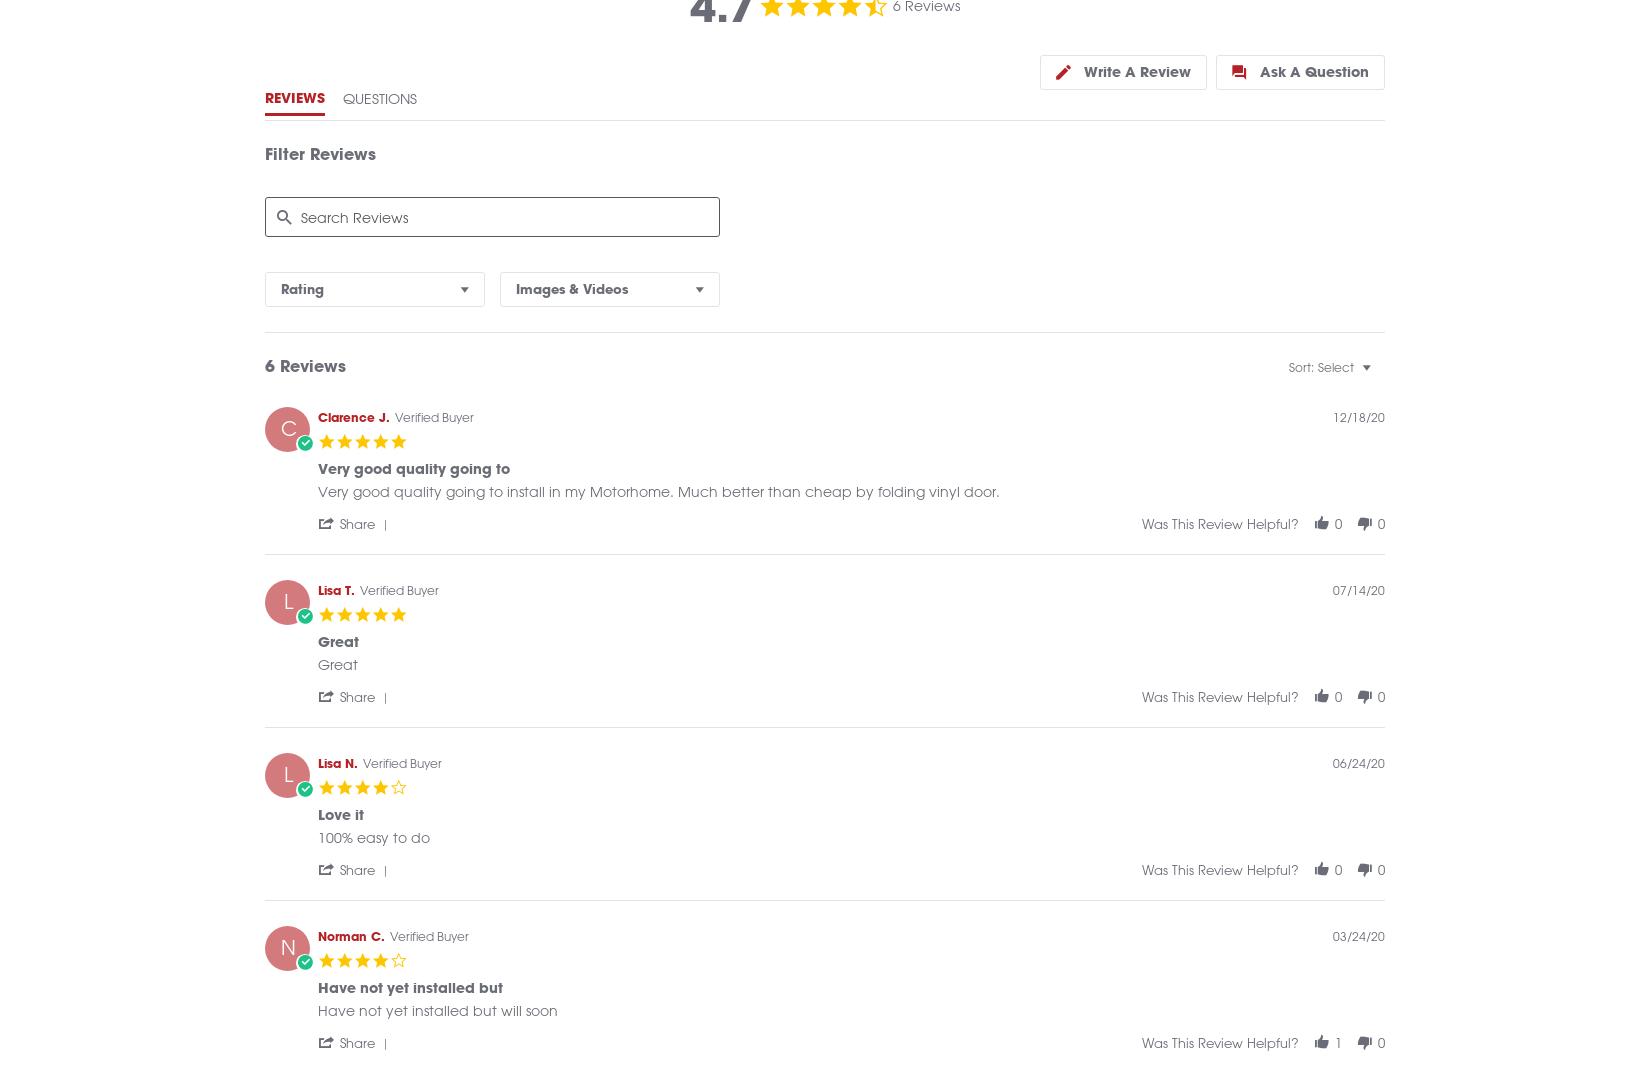 The image size is (1650, 1071). What do you see at coordinates (317, 1009) in the screenshot?
I see `'Have not yet installed but'` at bounding box center [317, 1009].